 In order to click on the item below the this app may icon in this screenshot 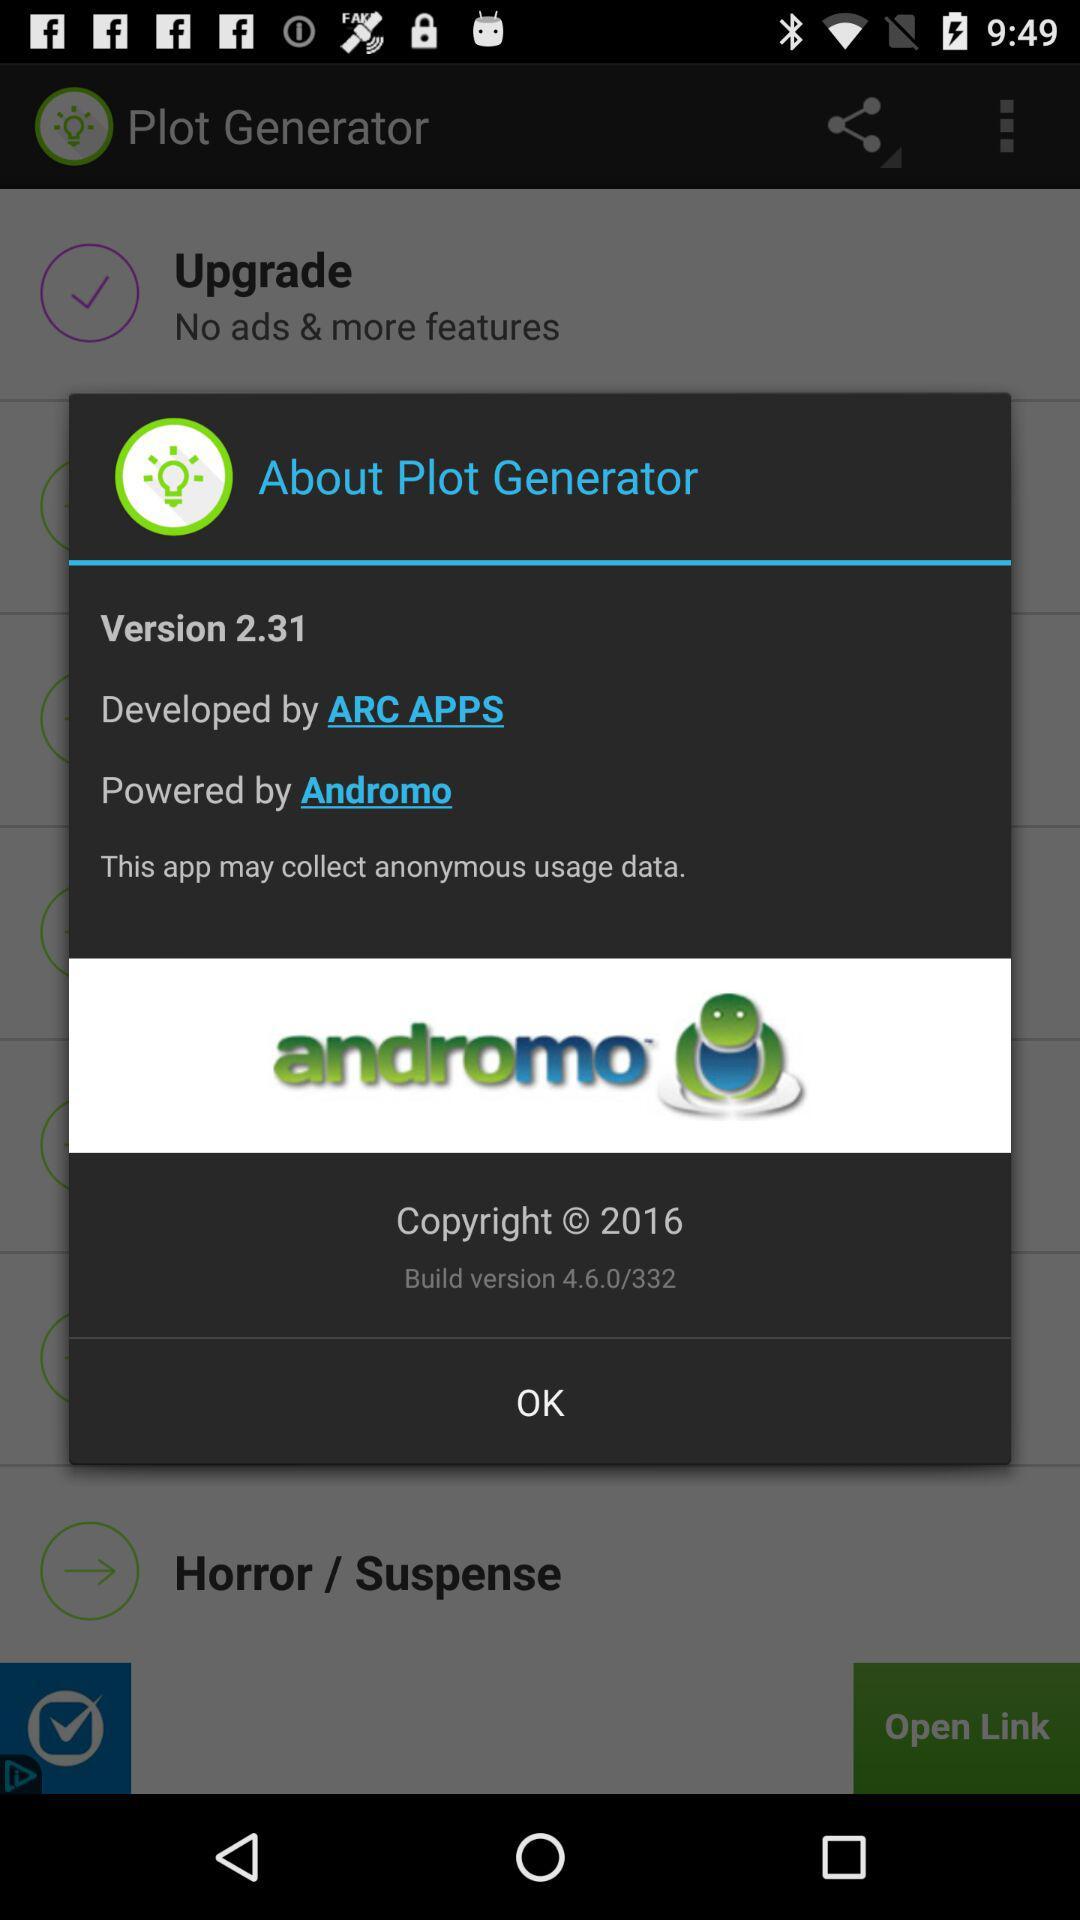, I will do `click(538, 1054)`.